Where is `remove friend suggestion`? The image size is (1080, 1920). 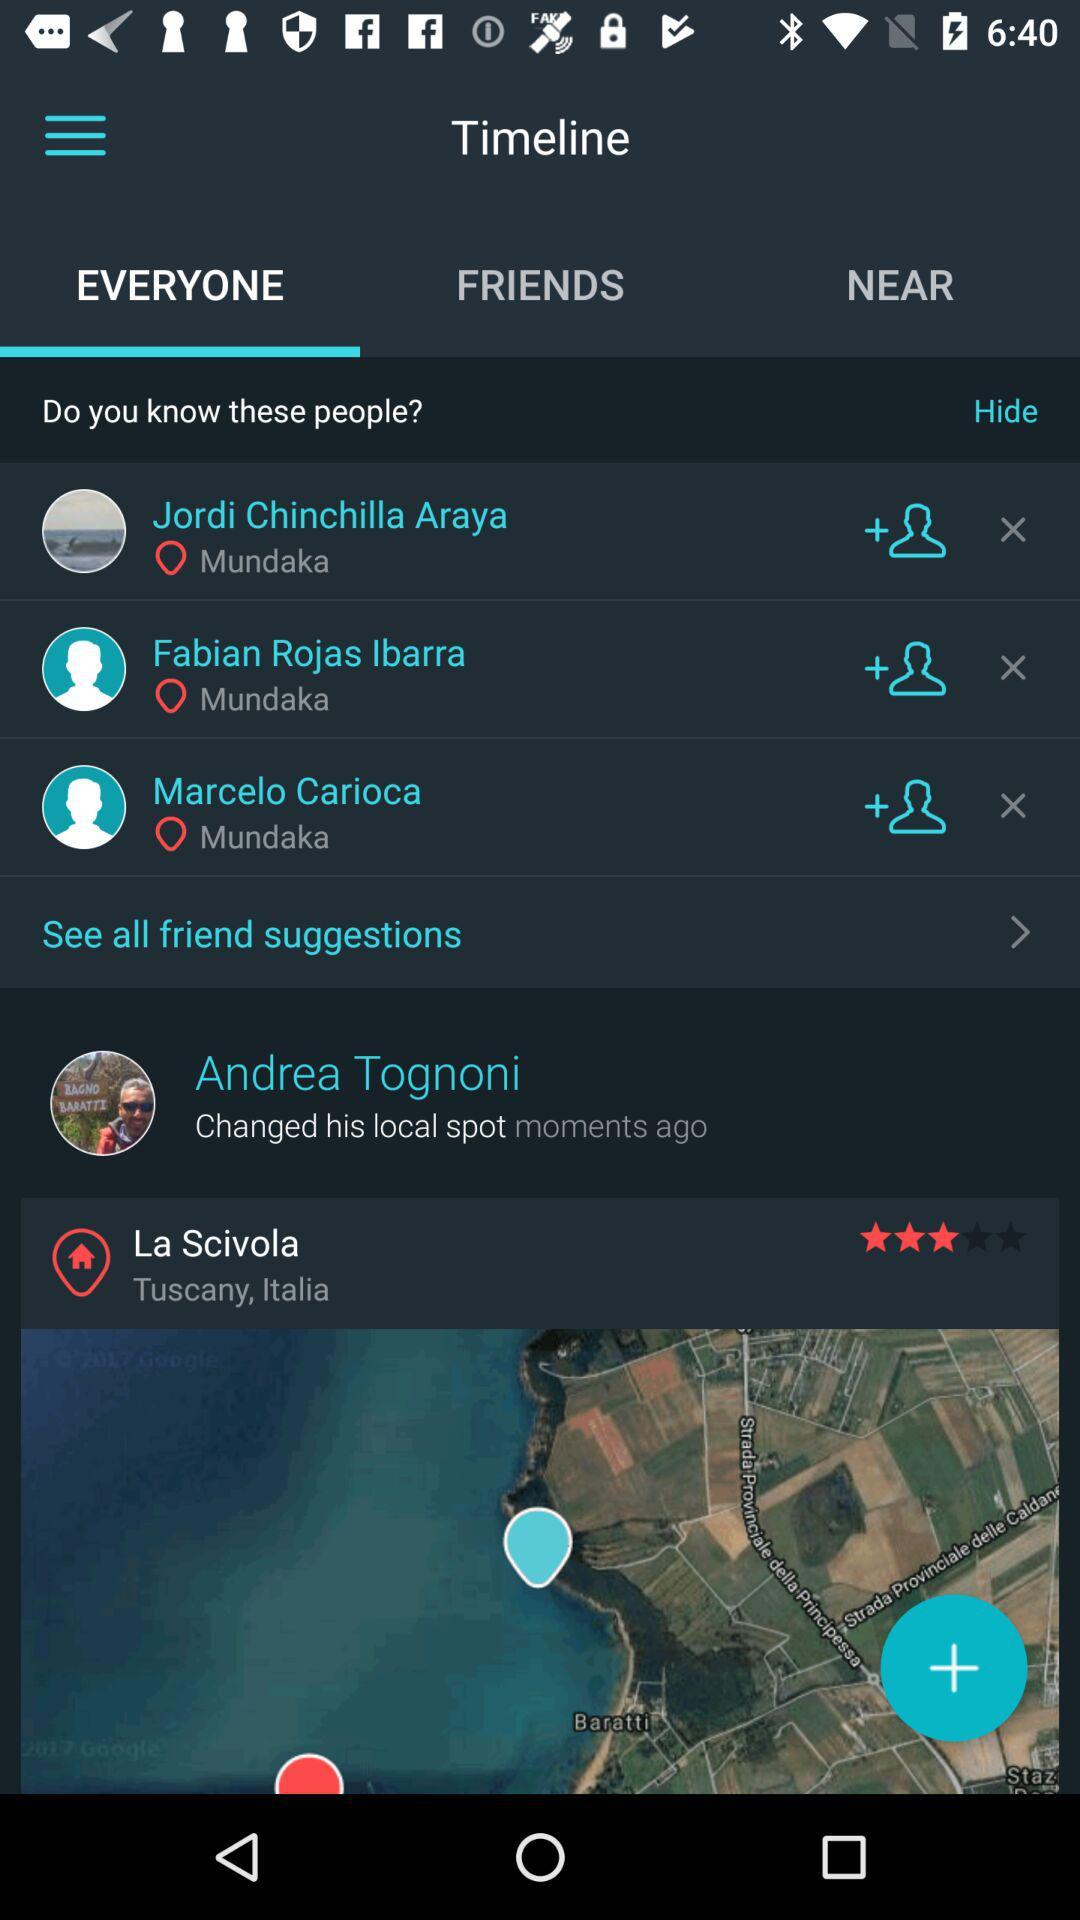 remove friend suggestion is located at coordinates (1013, 529).